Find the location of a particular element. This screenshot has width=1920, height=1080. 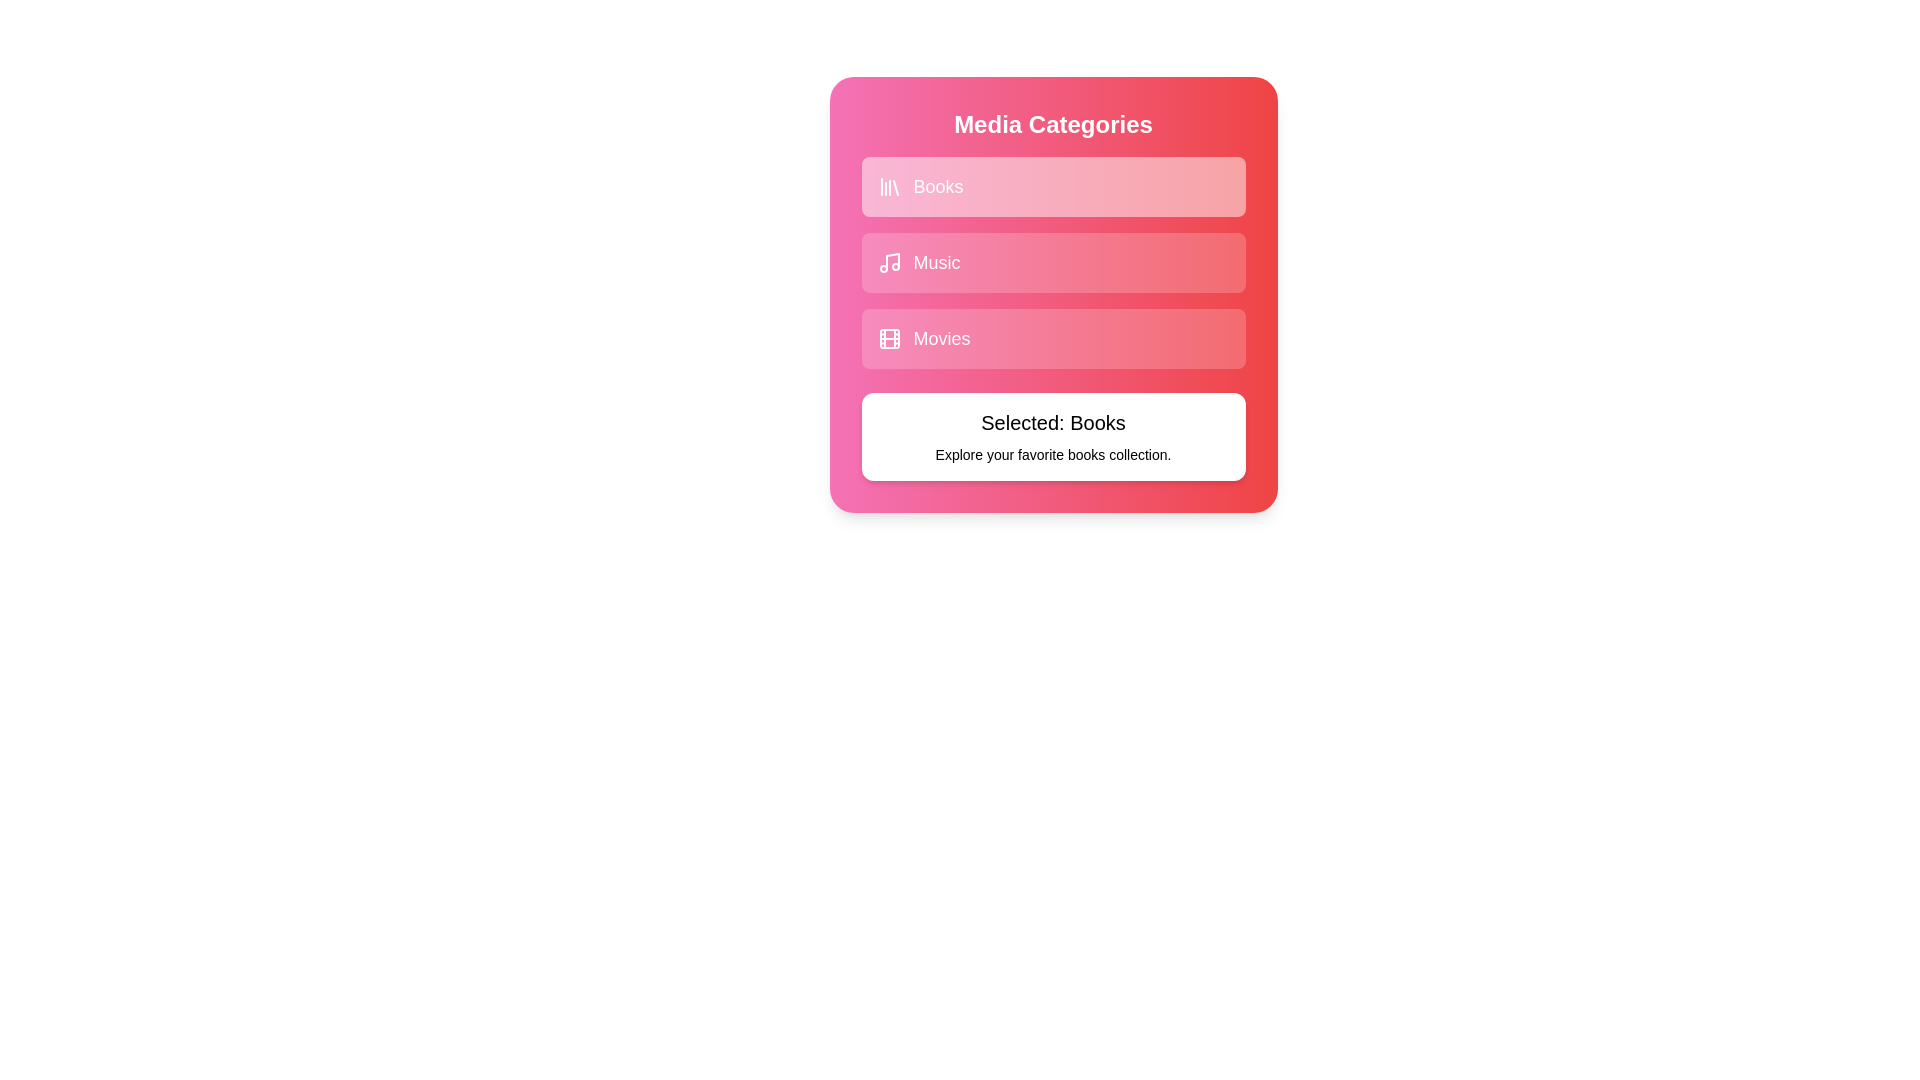

the 'Music' category to select it is located at coordinates (1052, 261).